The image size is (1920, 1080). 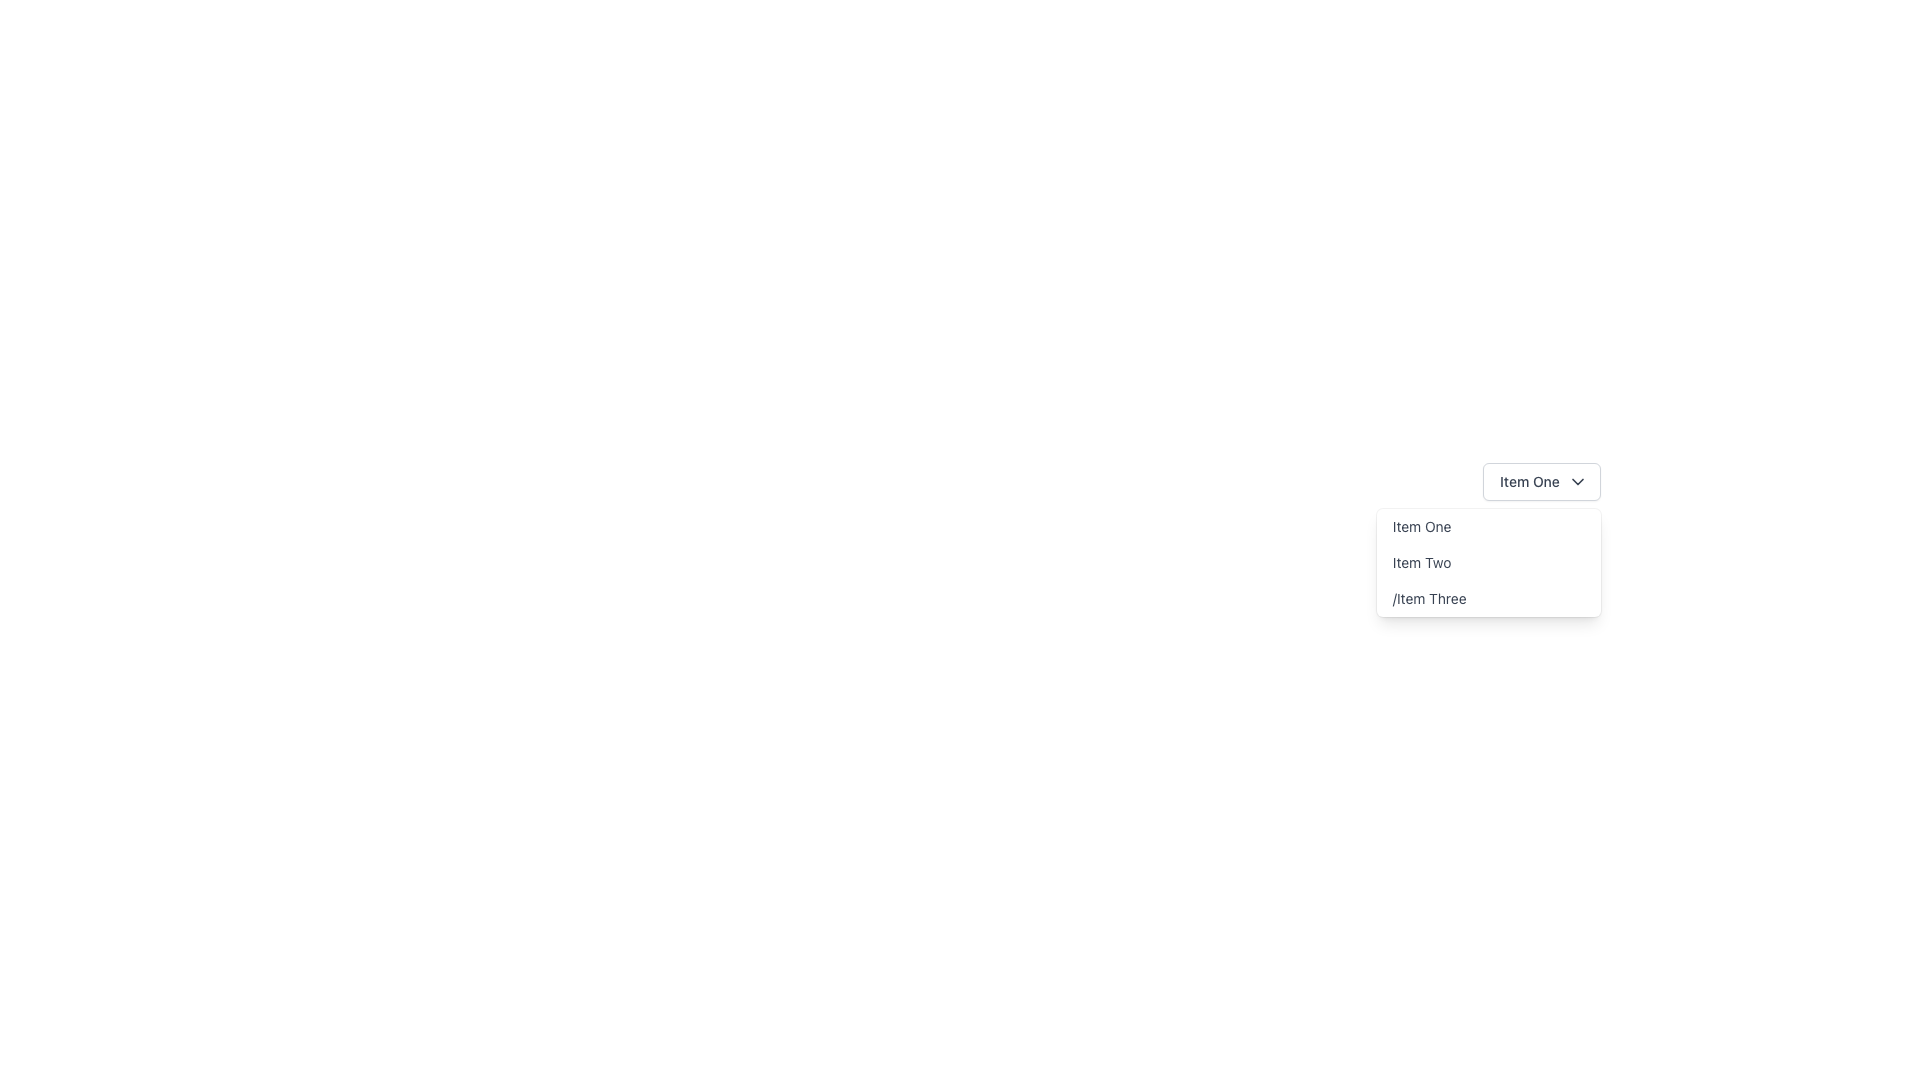 What do you see at coordinates (1488, 563) in the screenshot?
I see `the dropdown menu item 'Item Two'` at bounding box center [1488, 563].